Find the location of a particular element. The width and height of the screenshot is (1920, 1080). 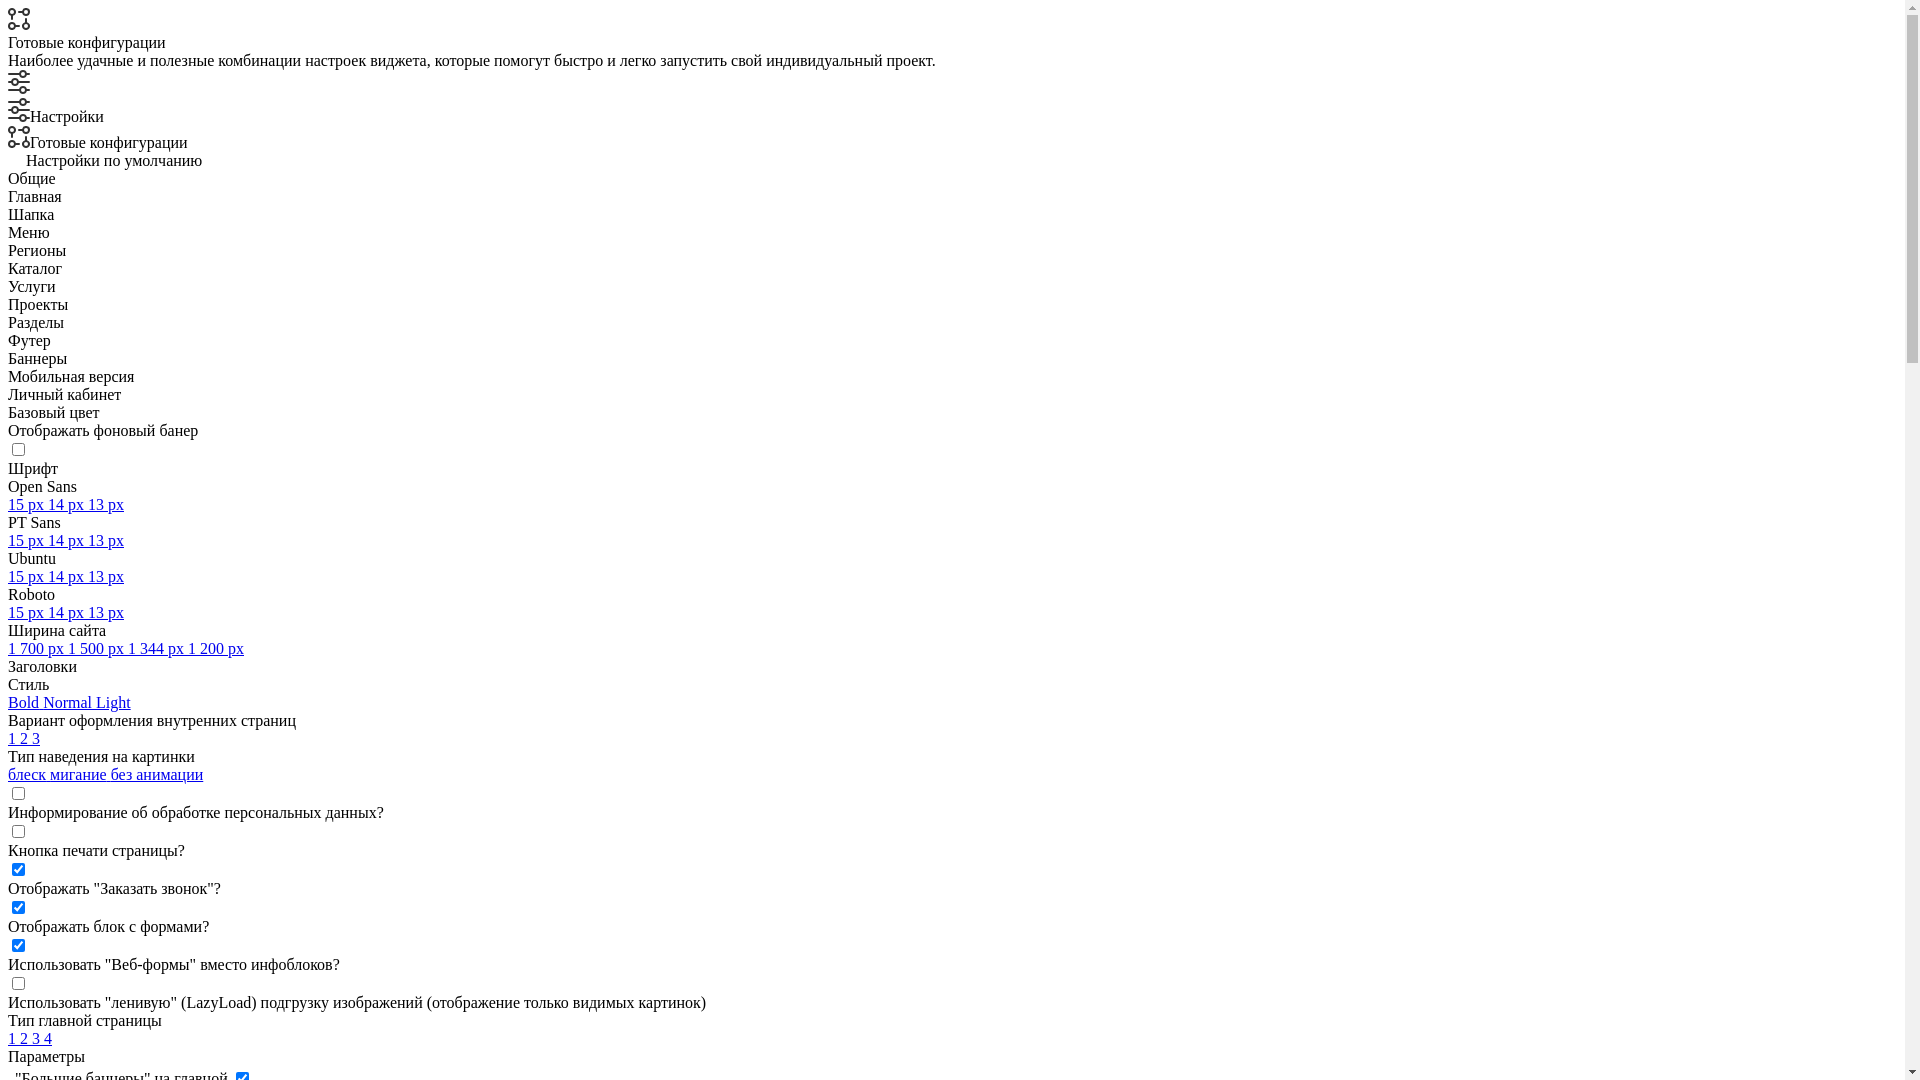

'13 px' is located at coordinates (86, 540).